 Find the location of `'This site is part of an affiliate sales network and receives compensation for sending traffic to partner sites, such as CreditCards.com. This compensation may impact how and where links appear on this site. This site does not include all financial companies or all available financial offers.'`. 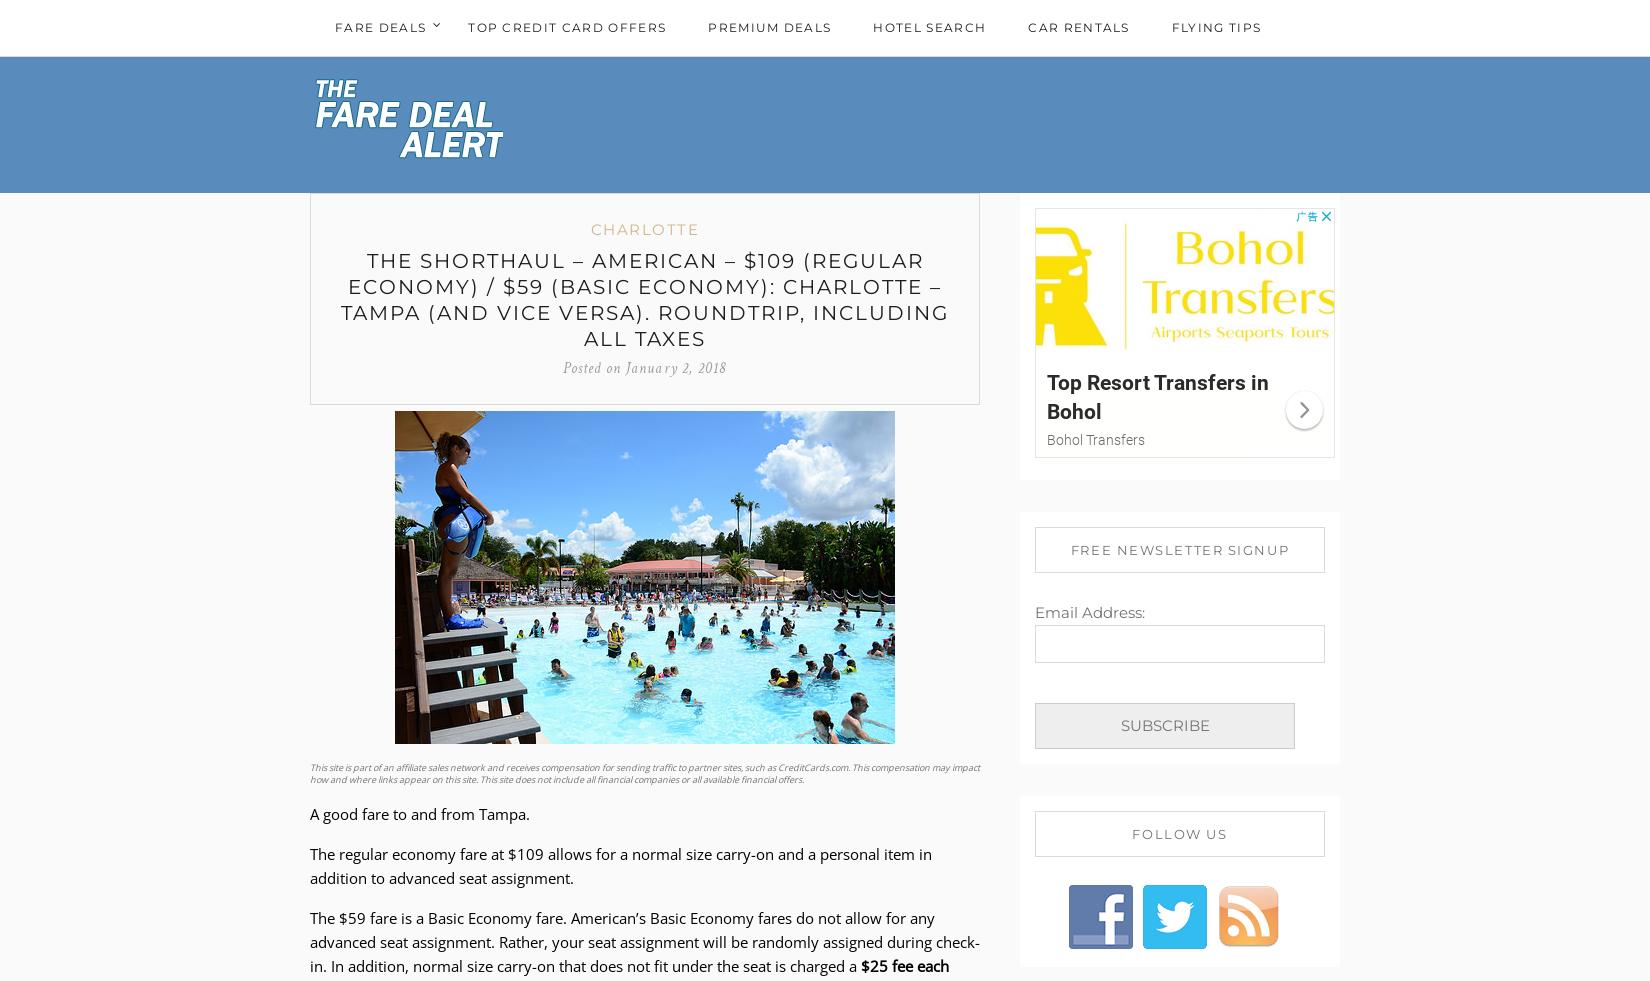

'This site is part of an affiliate sales network and receives compensation for sending traffic to partner sites, such as CreditCards.com. This compensation may impact how and where links appear on this site. This site does not include all financial companies or all available financial offers.' is located at coordinates (643, 772).